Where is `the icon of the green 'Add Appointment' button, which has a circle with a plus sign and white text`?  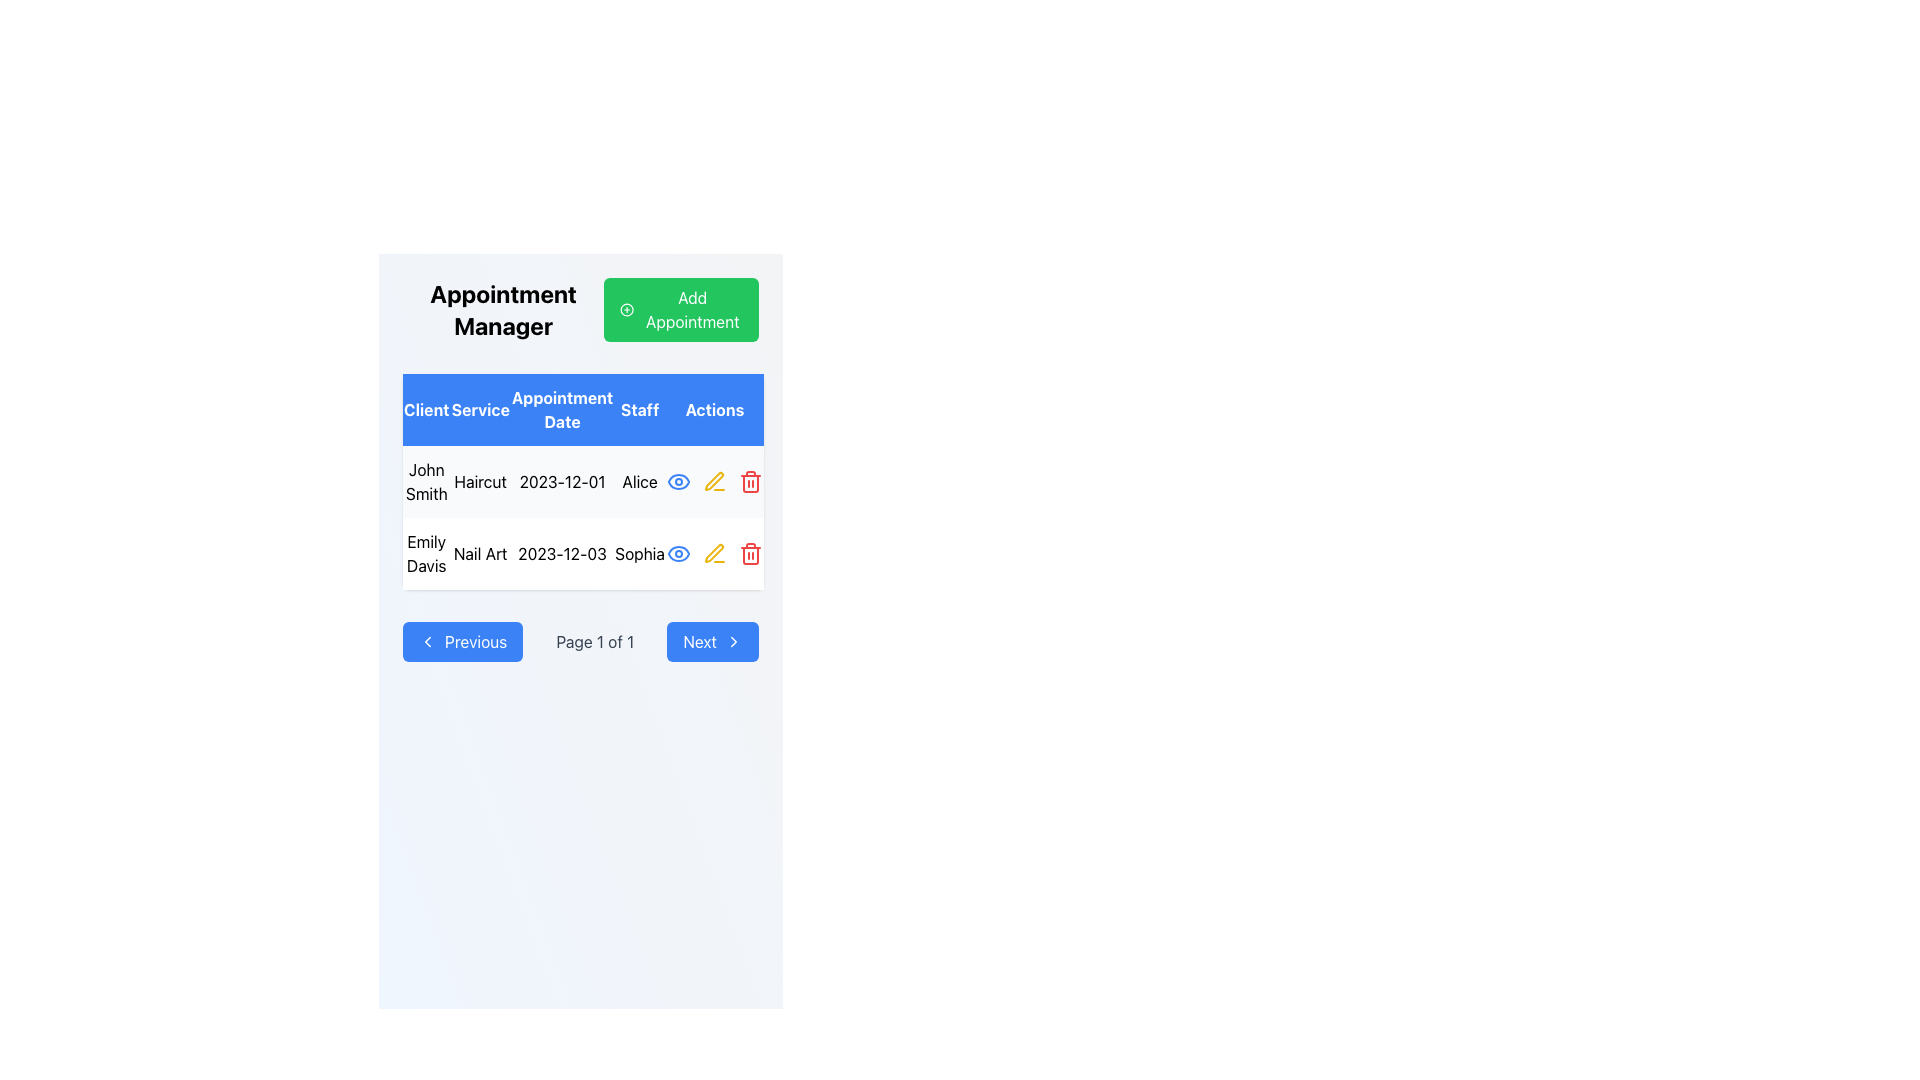
the icon of the green 'Add Appointment' button, which has a circle with a plus sign and white text is located at coordinates (626, 309).